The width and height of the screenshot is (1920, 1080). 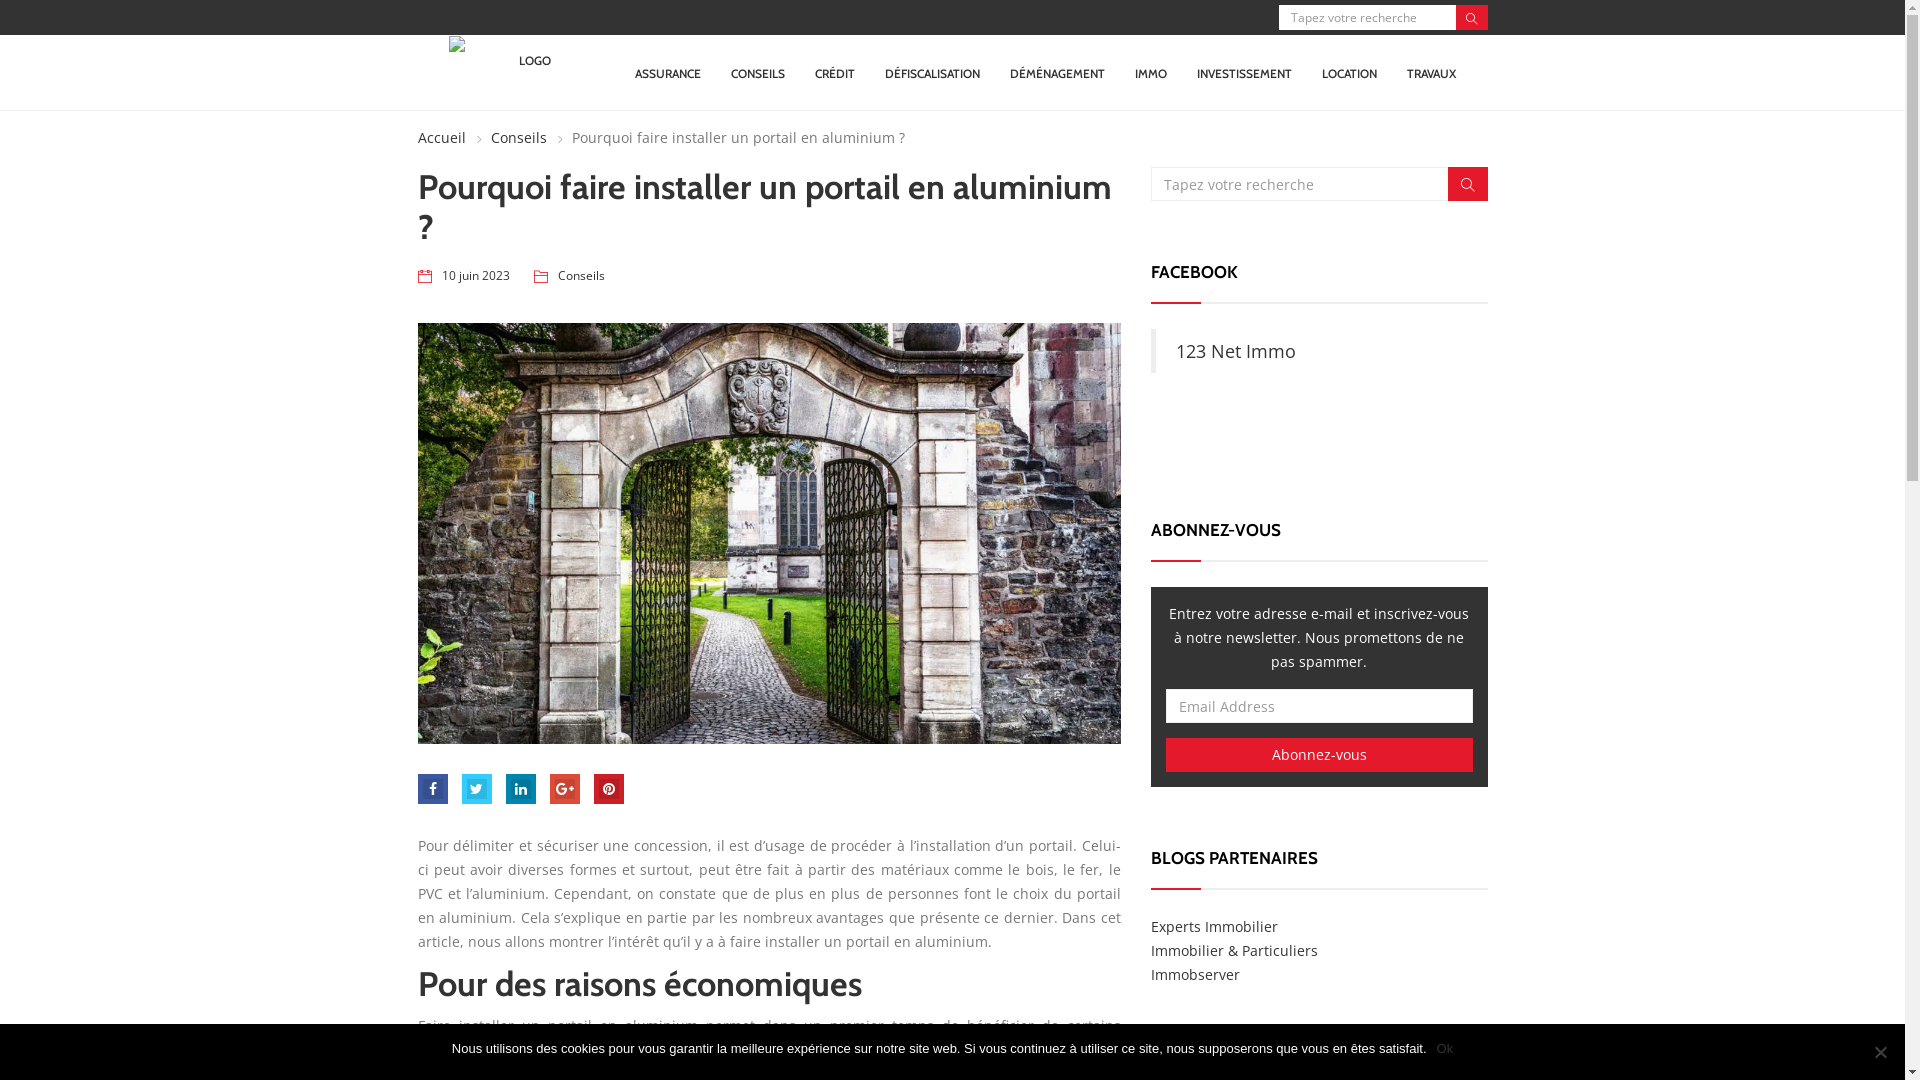 I want to click on 'Immobserver', so click(x=1195, y=973).